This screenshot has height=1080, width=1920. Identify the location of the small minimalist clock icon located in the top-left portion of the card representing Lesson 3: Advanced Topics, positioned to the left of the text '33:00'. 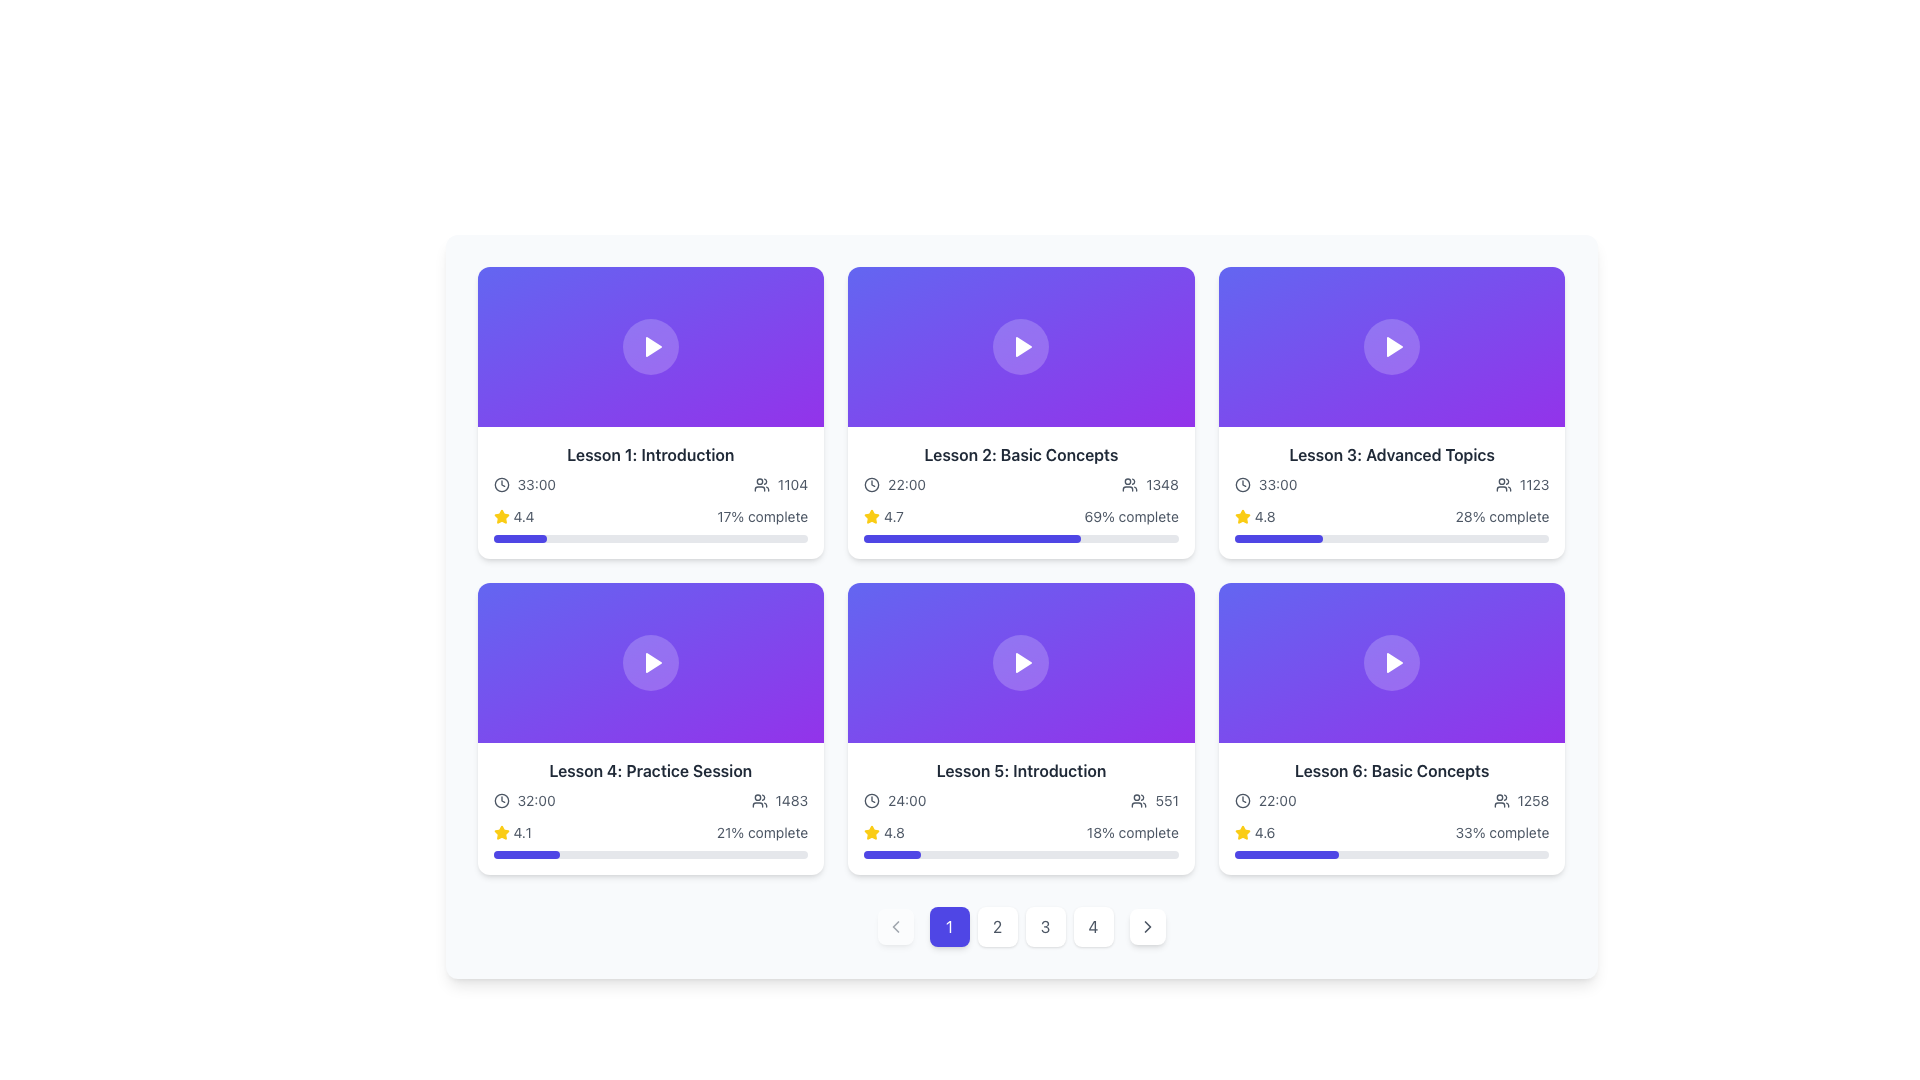
(1241, 485).